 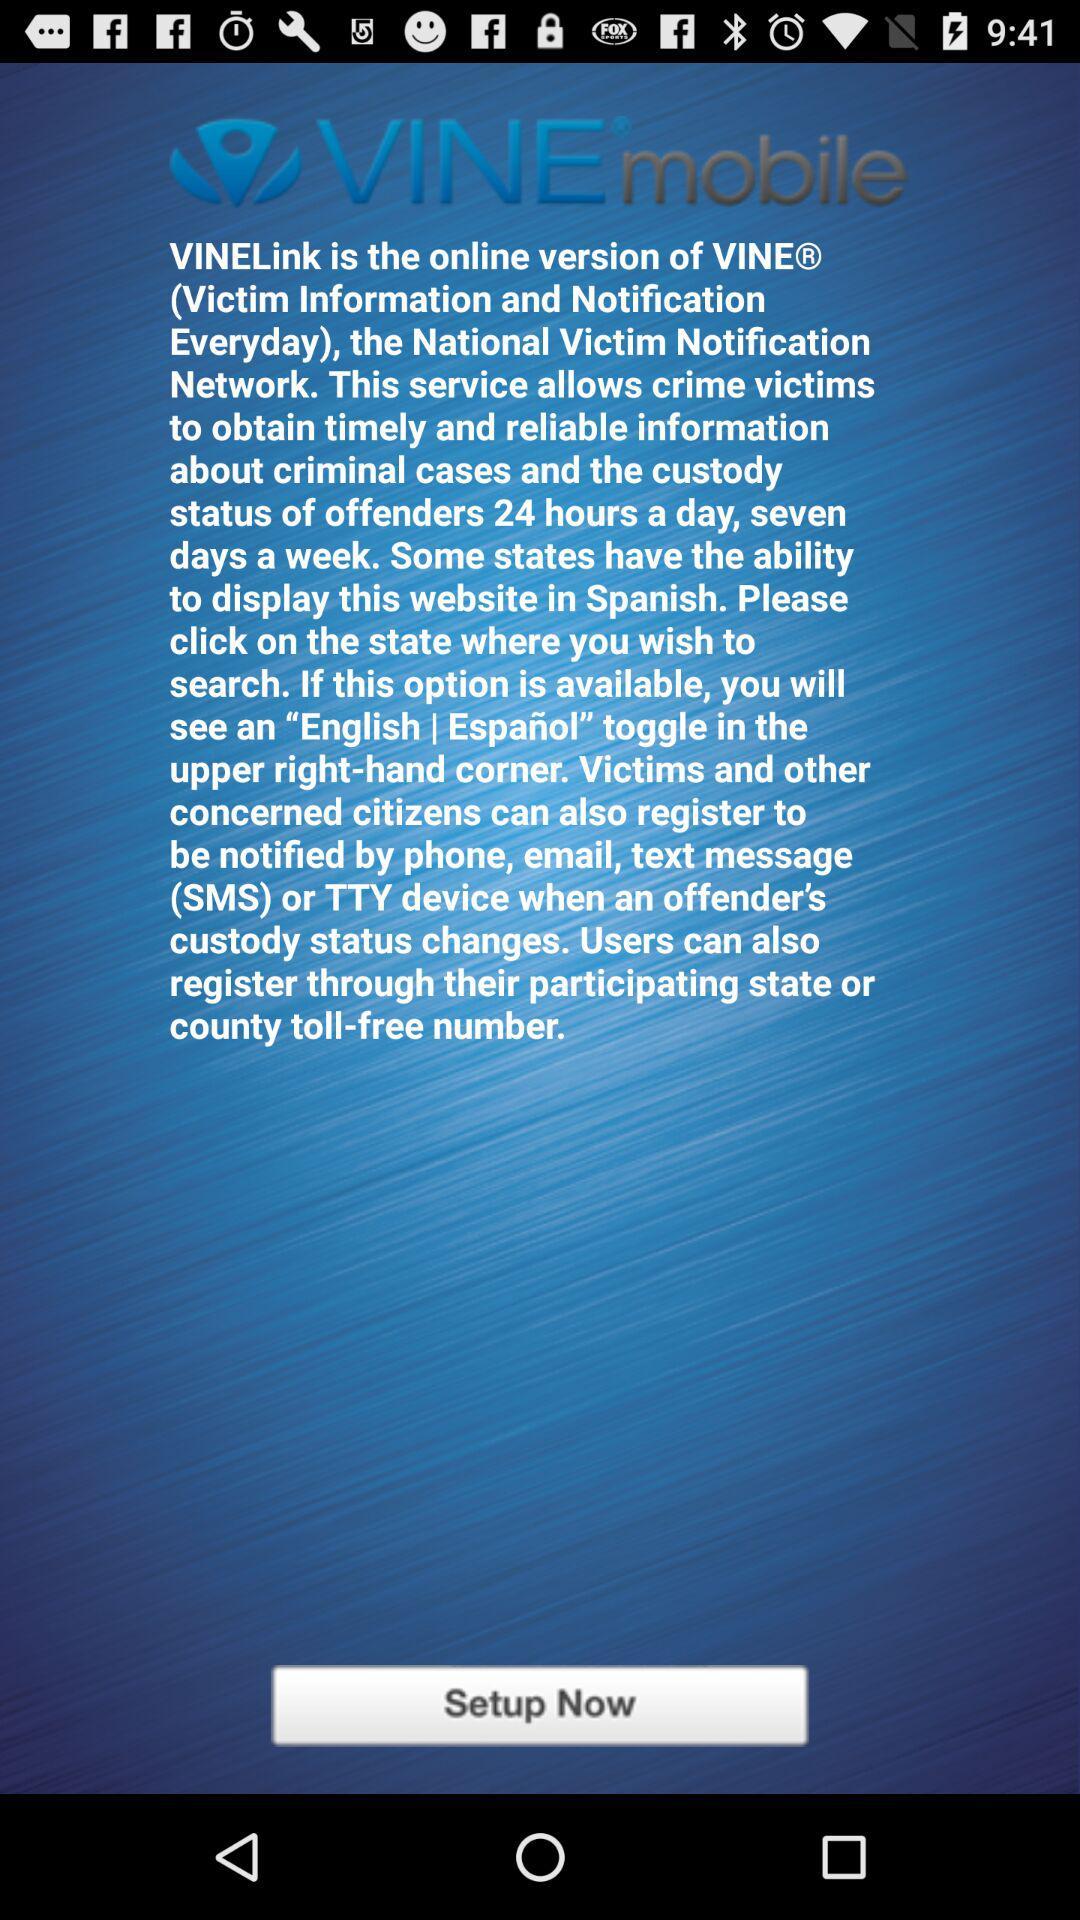 I want to click on the sliders icon, so click(x=540, y=1825).